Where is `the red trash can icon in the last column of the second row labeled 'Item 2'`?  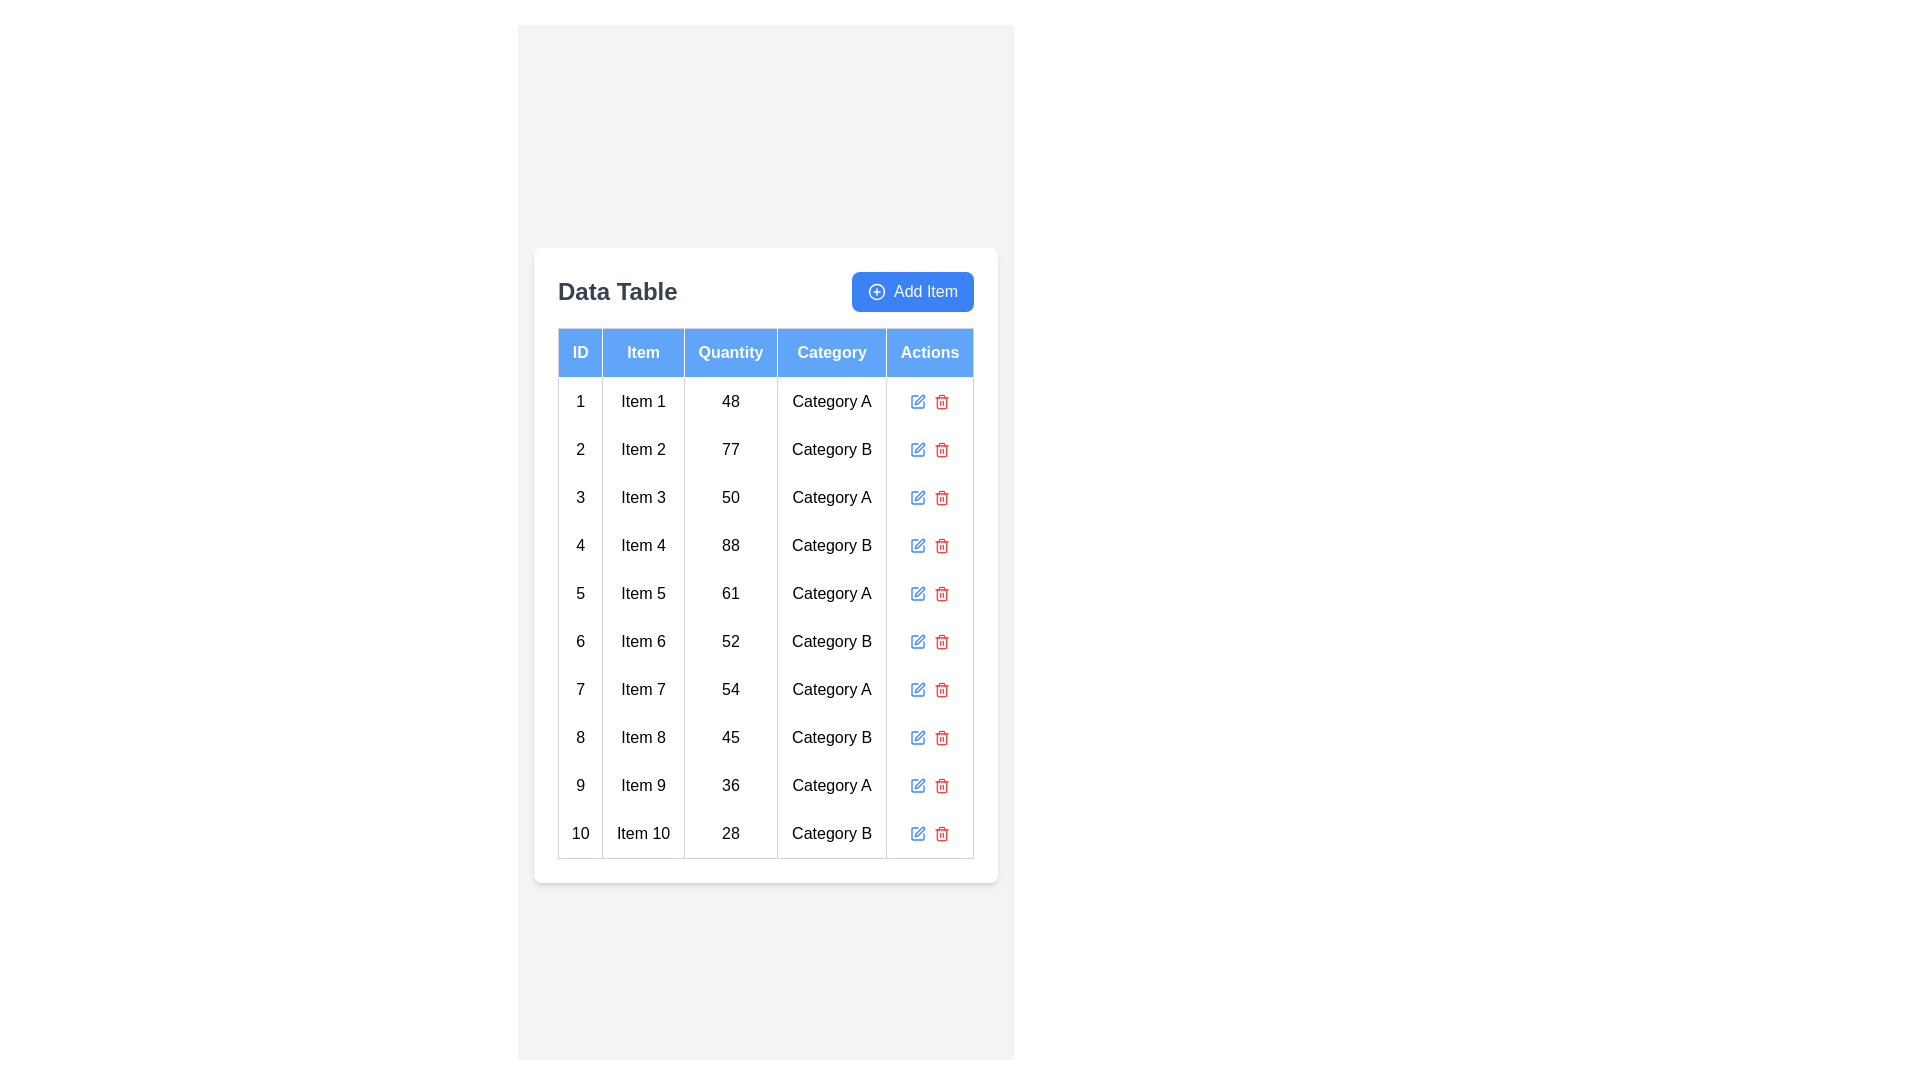 the red trash can icon in the last column of the second row labeled 'Item 2' is located at coordinates (941, 448).